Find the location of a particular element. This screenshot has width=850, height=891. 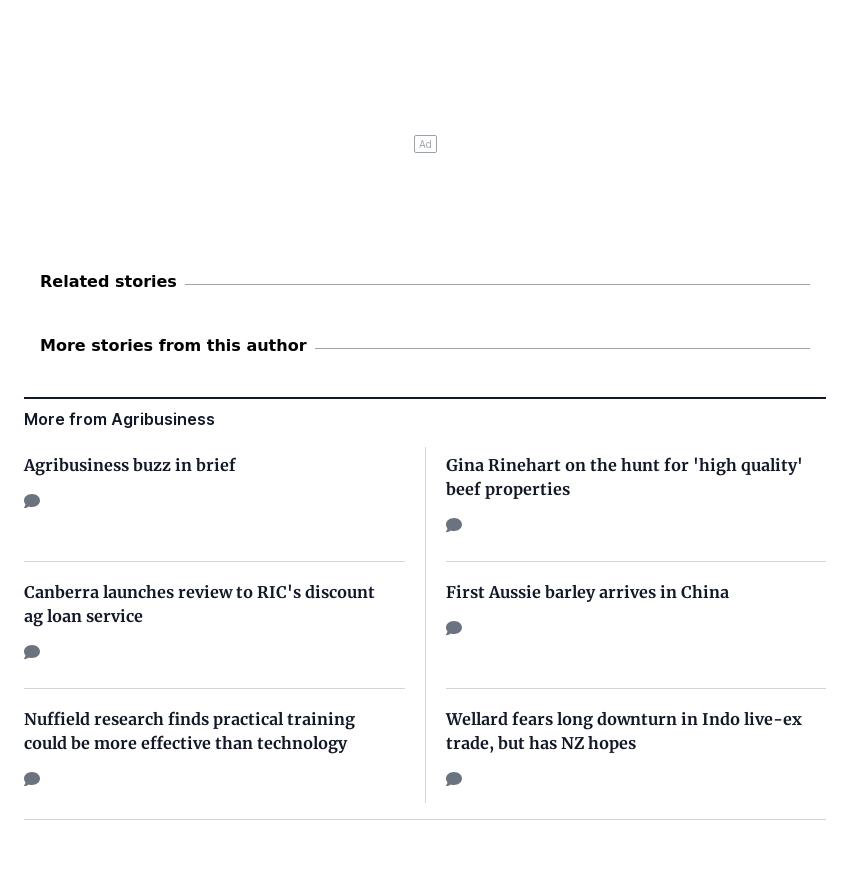

'More from Agribusiness' is located at coordinates (118, 417).